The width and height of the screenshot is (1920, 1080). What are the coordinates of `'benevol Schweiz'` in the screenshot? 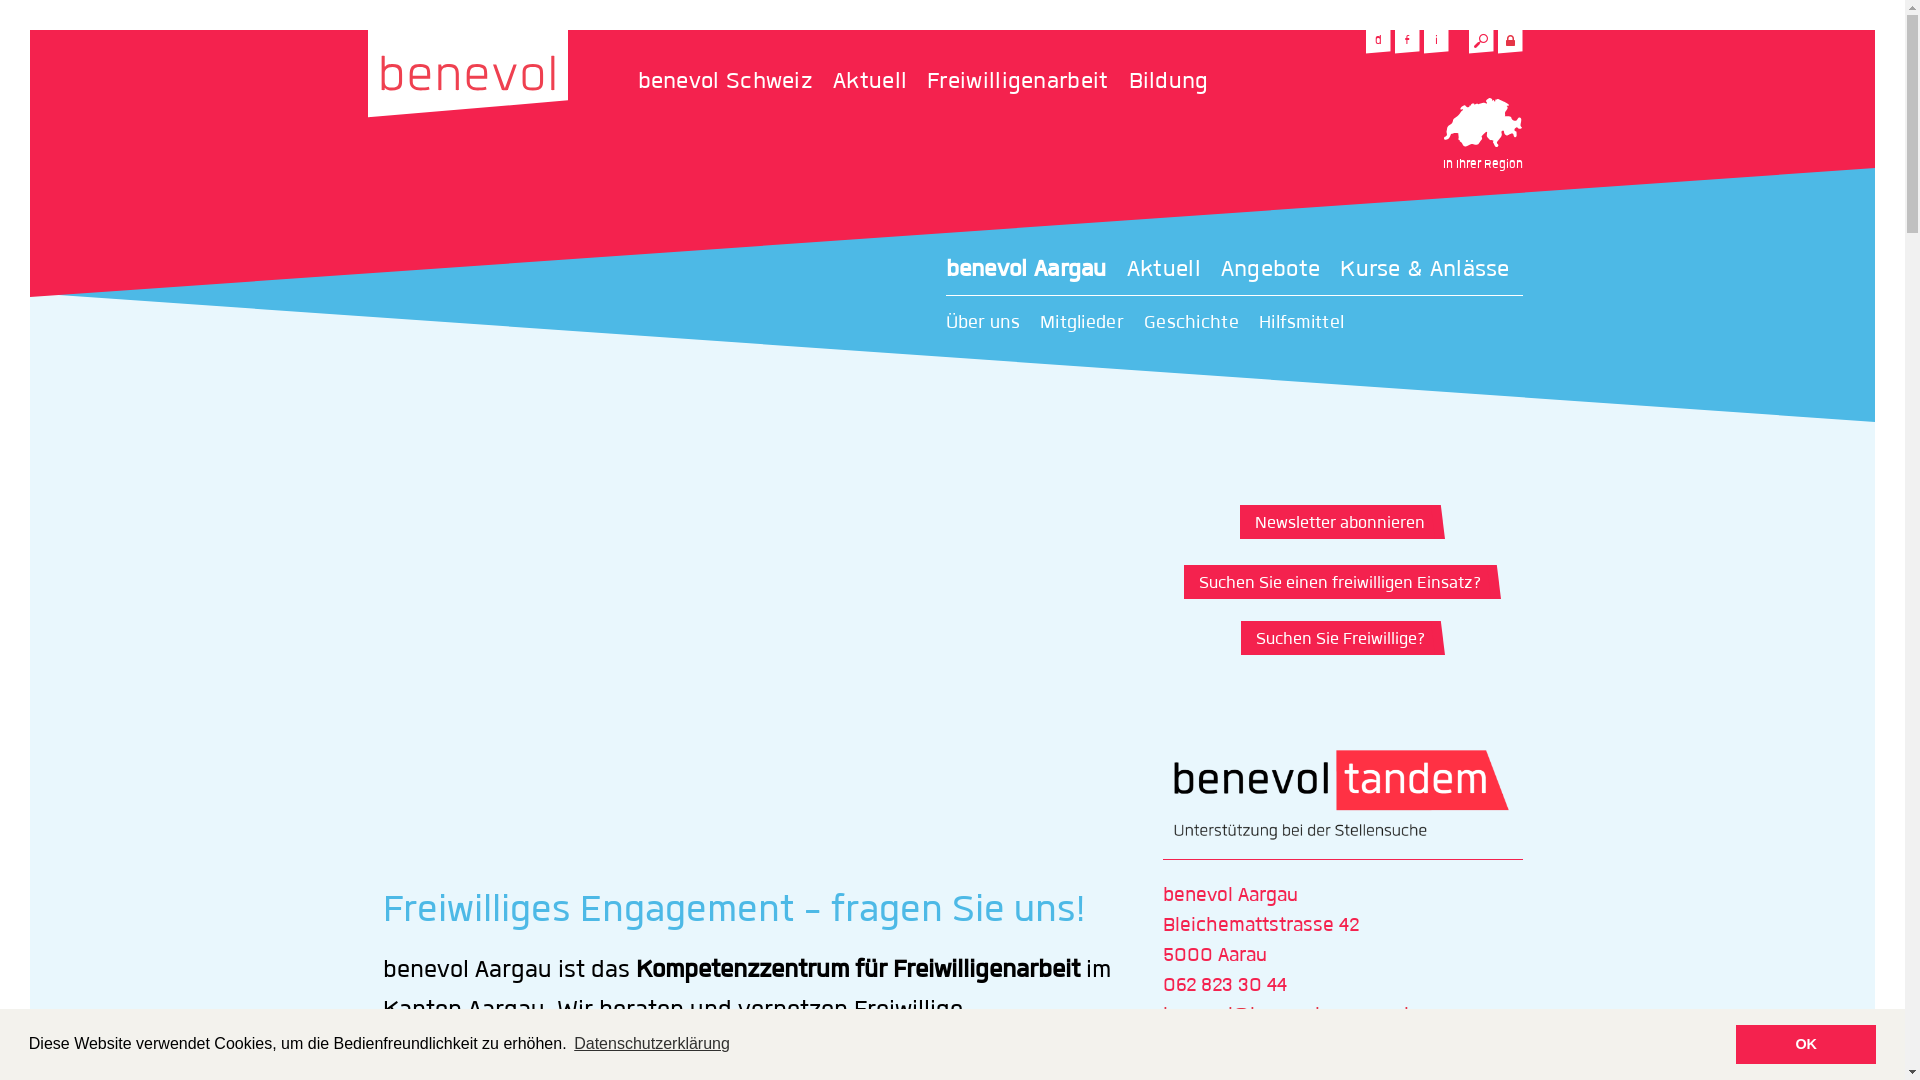 It's located at (637, 80).